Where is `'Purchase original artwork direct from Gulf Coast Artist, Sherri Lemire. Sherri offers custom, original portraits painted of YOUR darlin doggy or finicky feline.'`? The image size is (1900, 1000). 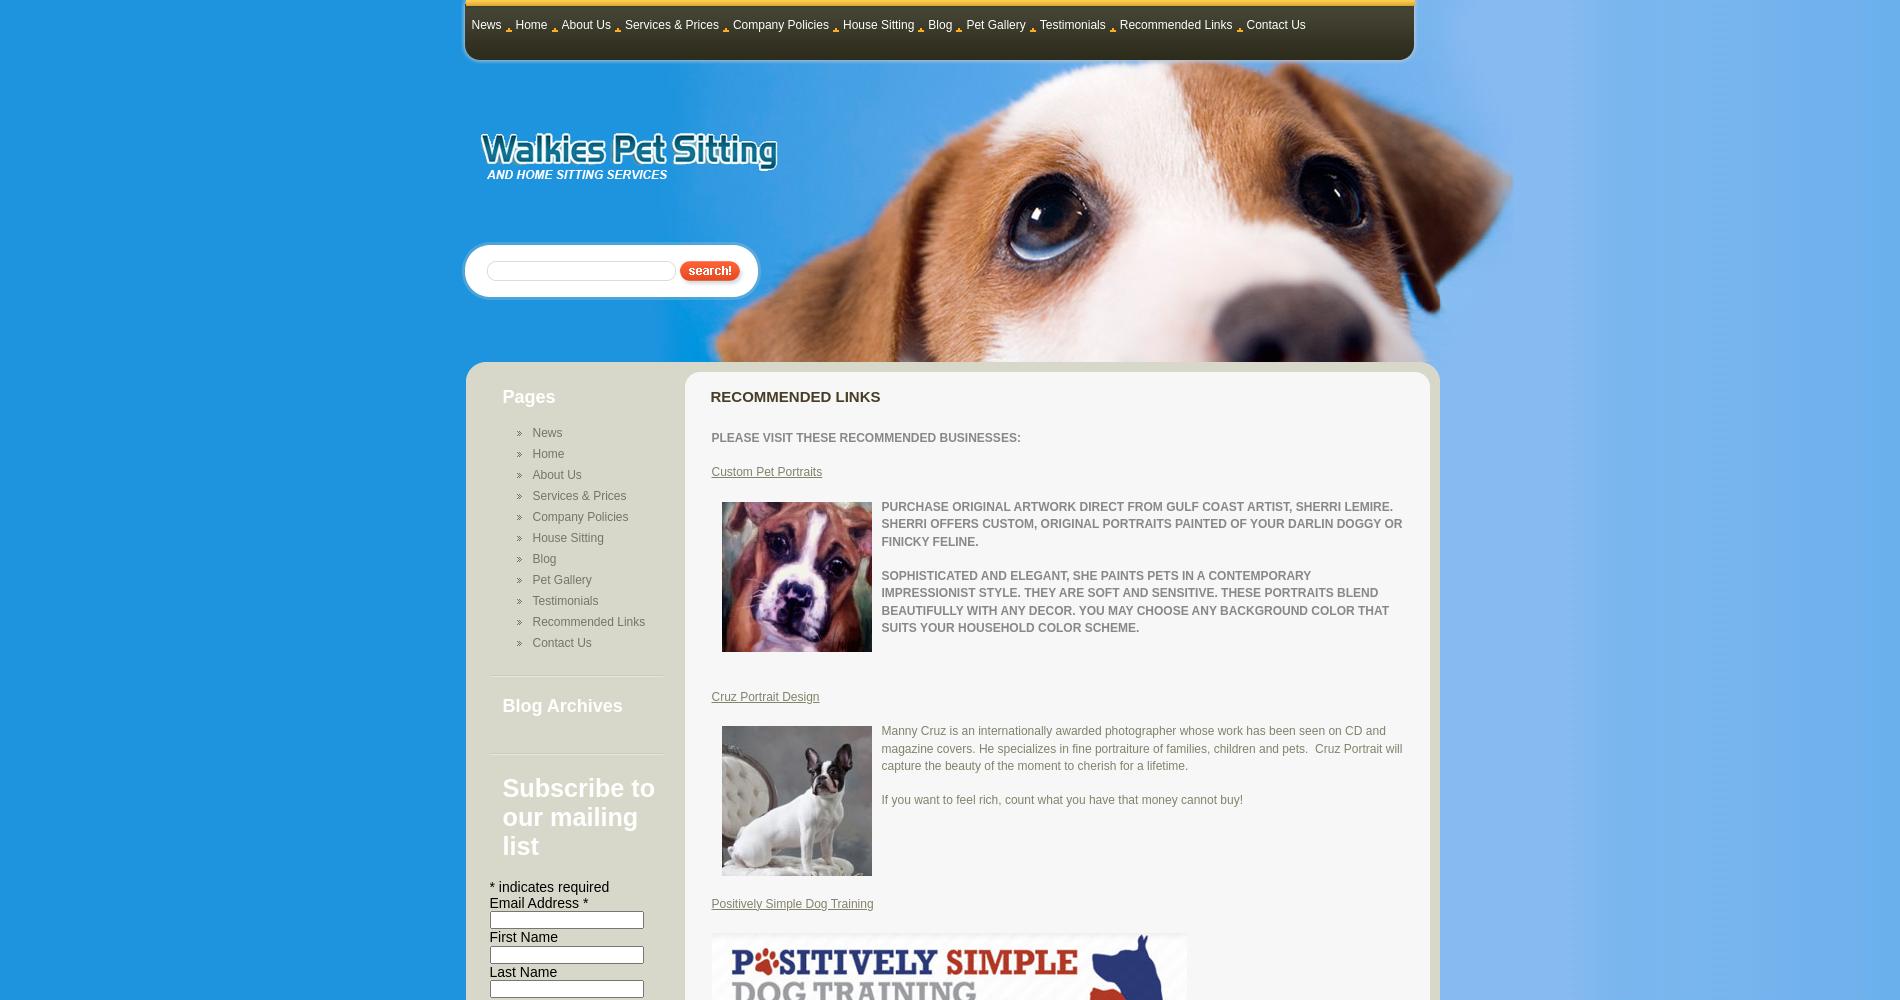
'Purchase original artwork direct from Gulf Coast Artist, Sherri Lemire. Sherri offers custom, original portraits painted of YOUR darlin doggy or finicky feline.' is located at coordinates (880, 523).